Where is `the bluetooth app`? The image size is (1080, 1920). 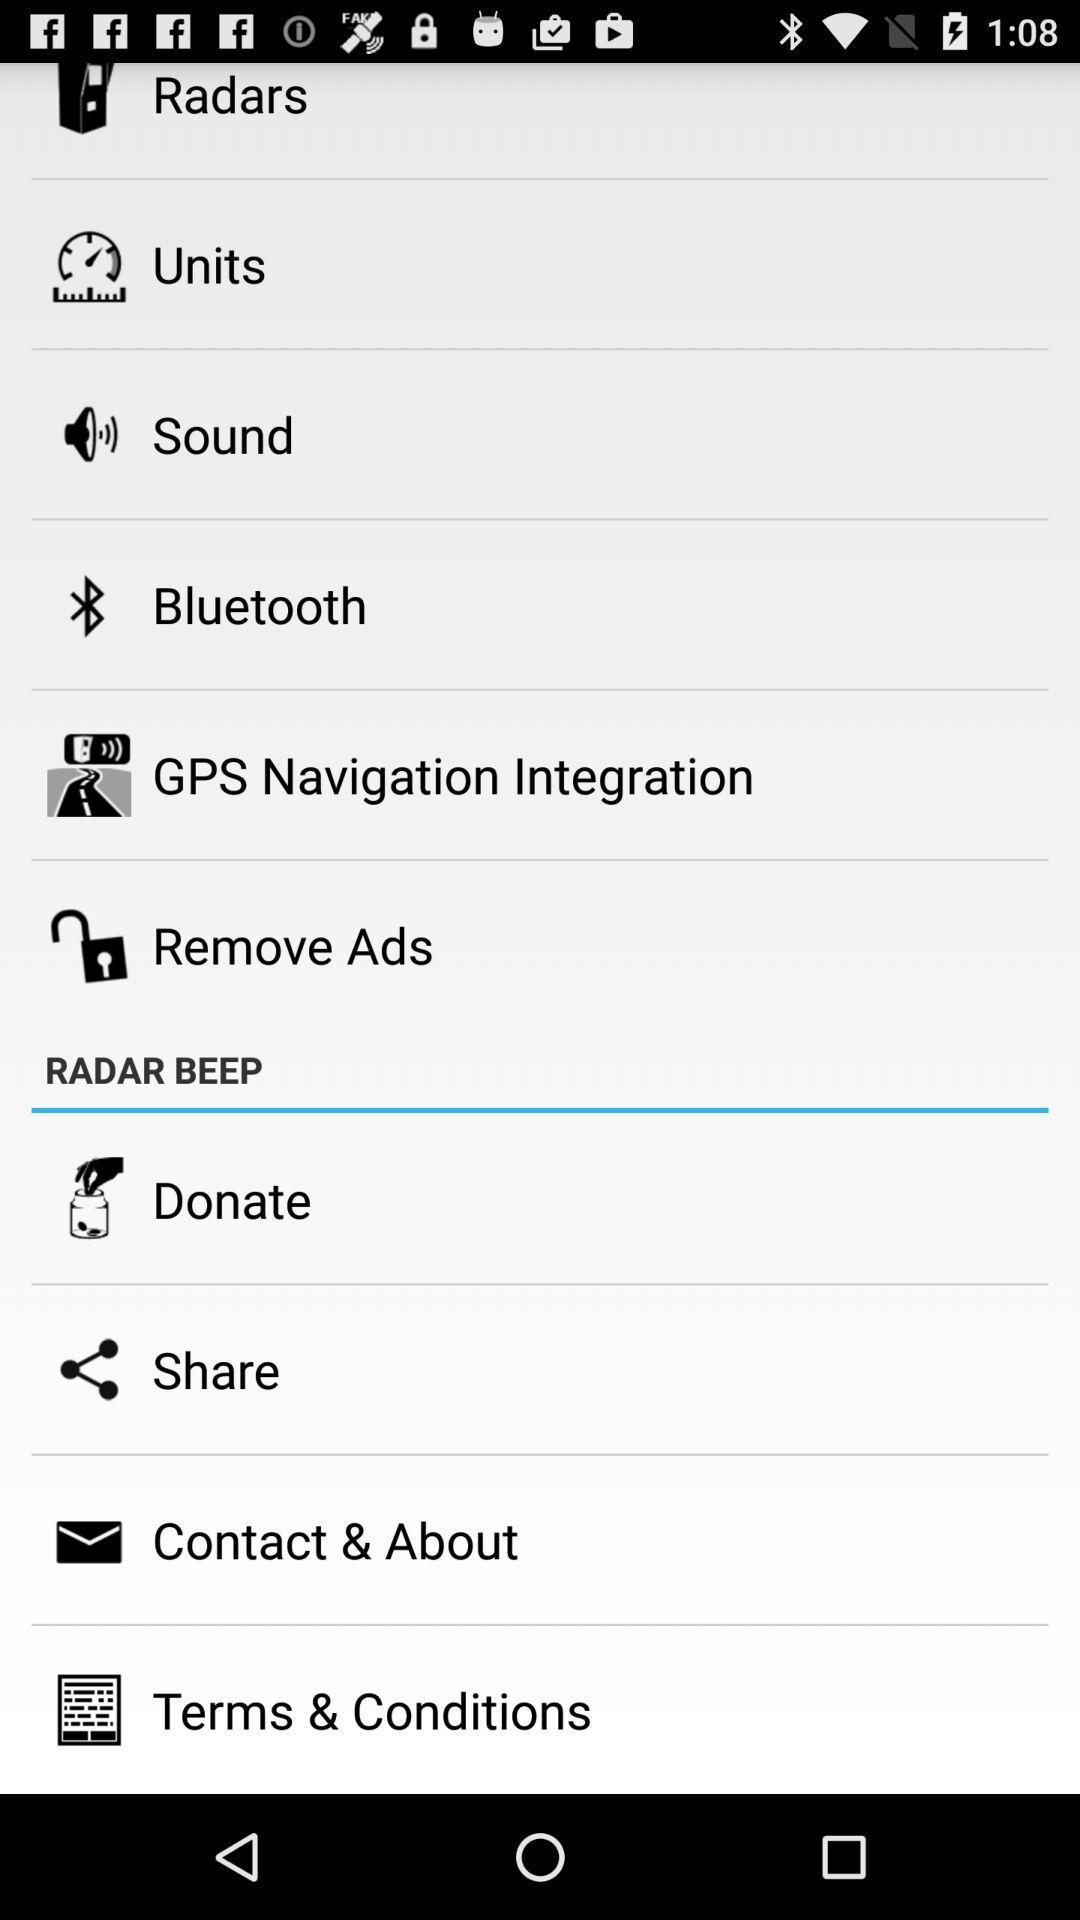
the bluetooth app is located at coordinates (258, 603).